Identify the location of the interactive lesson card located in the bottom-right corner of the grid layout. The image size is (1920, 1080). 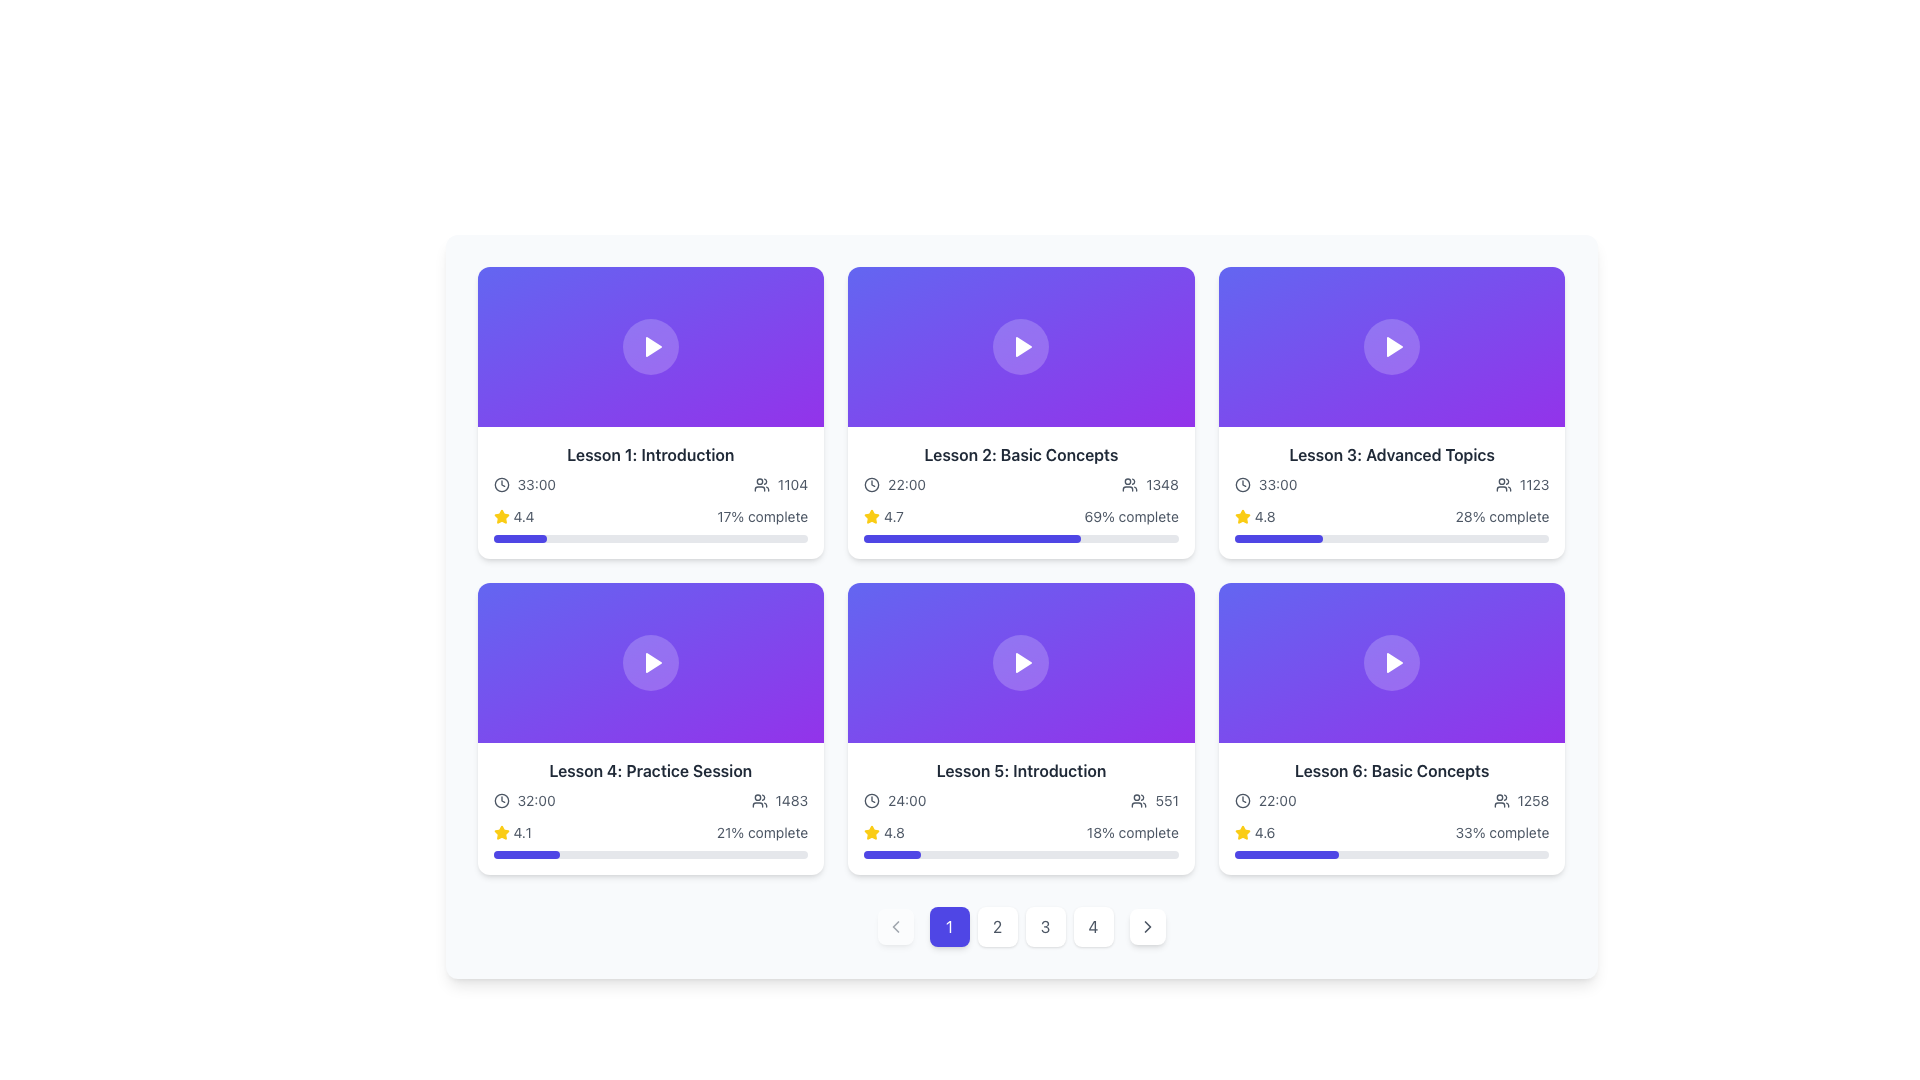
(1391, 729).